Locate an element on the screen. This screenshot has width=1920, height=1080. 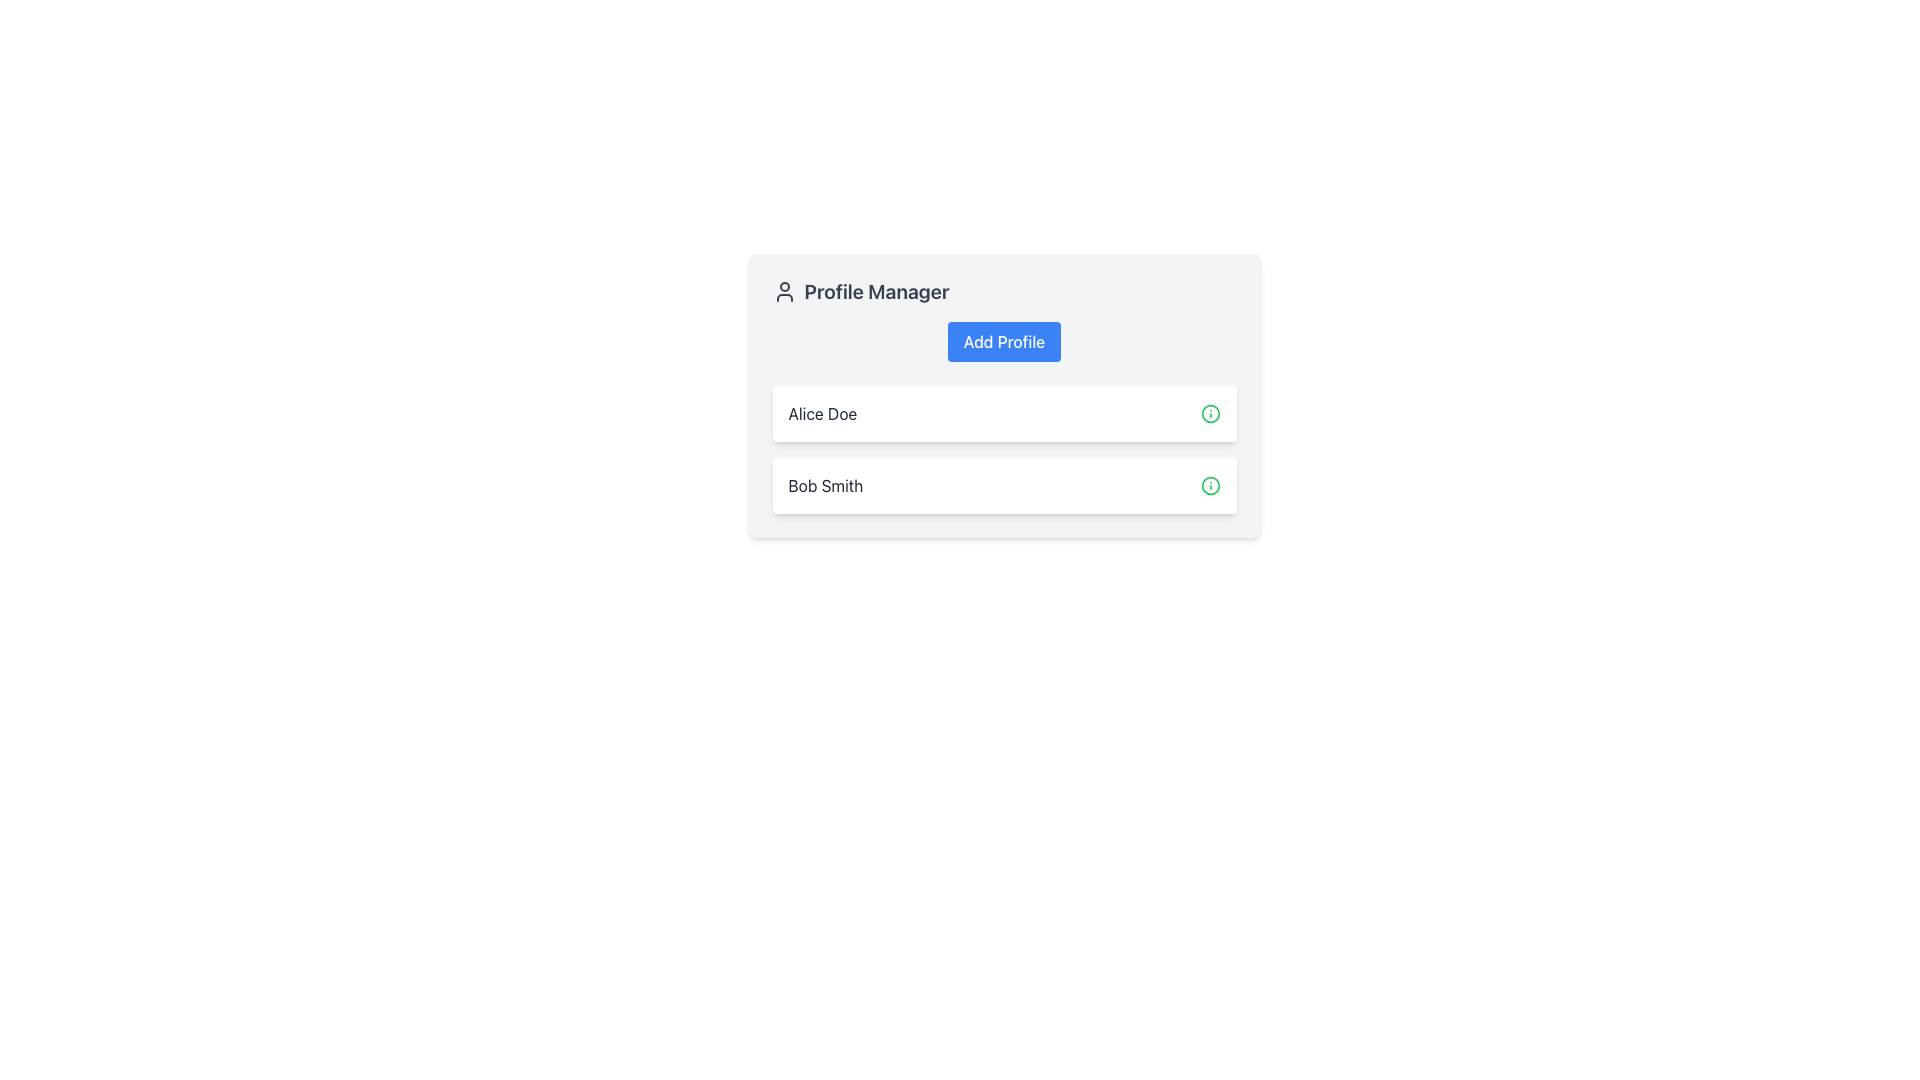
the green circular icon located to the right of the 'Bob Smith' list item within a card on the webpage is located at coordinates (1209, 412).